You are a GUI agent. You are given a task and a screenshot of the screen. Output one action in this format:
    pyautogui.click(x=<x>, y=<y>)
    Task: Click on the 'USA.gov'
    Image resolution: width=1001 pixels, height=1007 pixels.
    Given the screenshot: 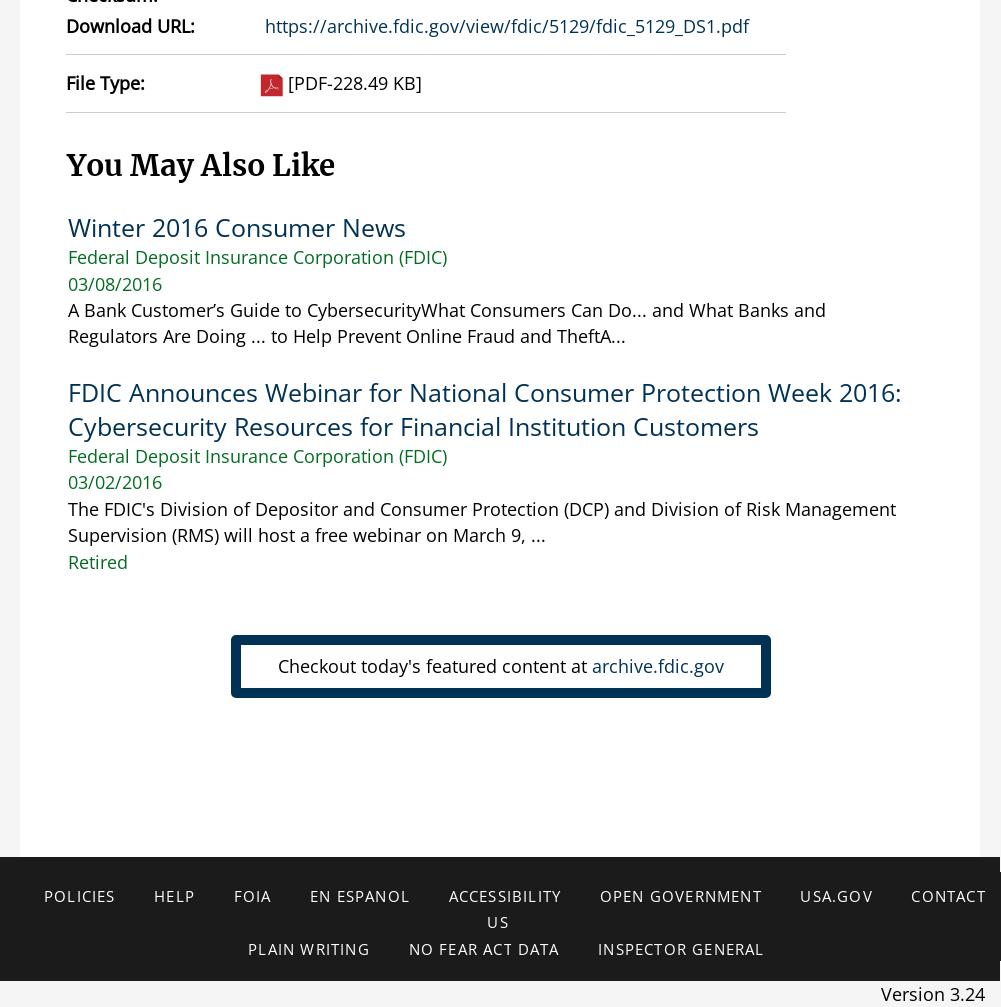 What is the action you would take?
    pyautogui.click(x=798, y=894)
    